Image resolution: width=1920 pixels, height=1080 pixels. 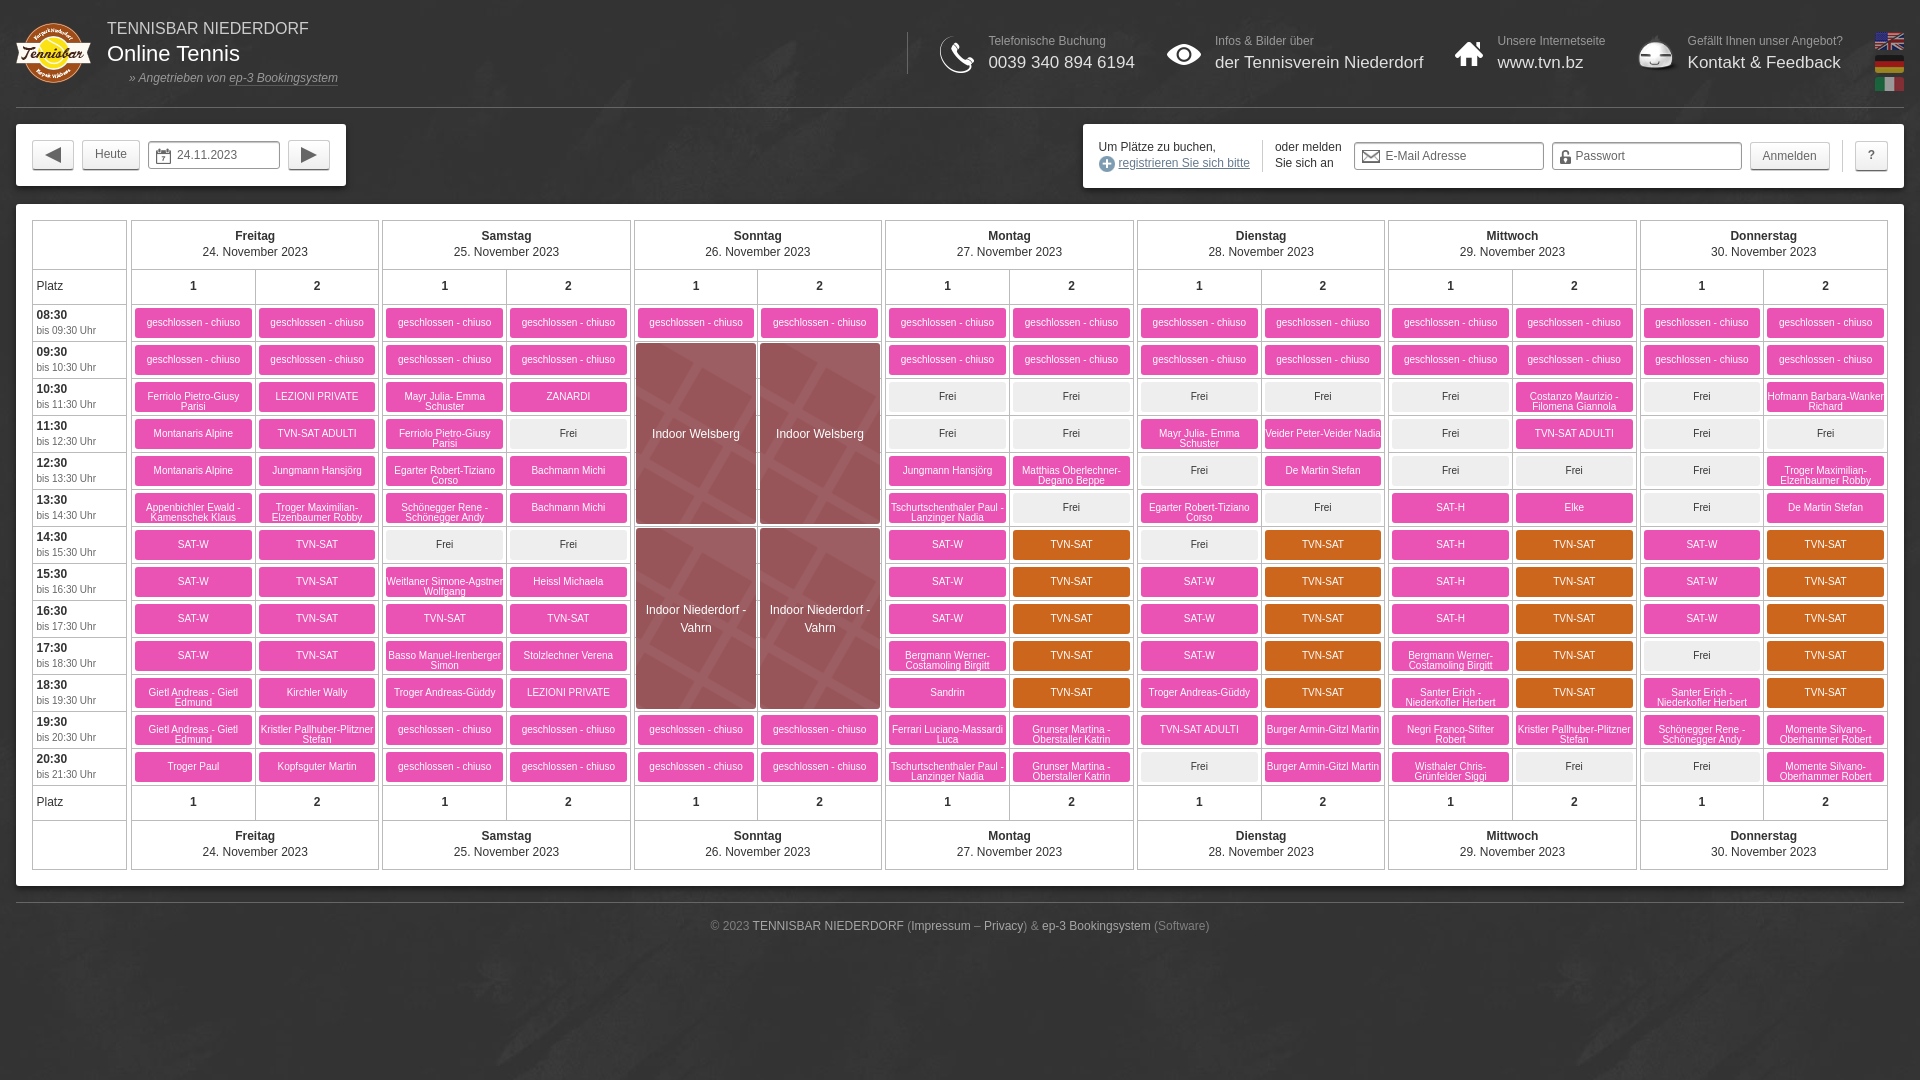 I want to click on 'Kristler Pallhuber-Plitzner Stefan', so click(x=316, y=729).